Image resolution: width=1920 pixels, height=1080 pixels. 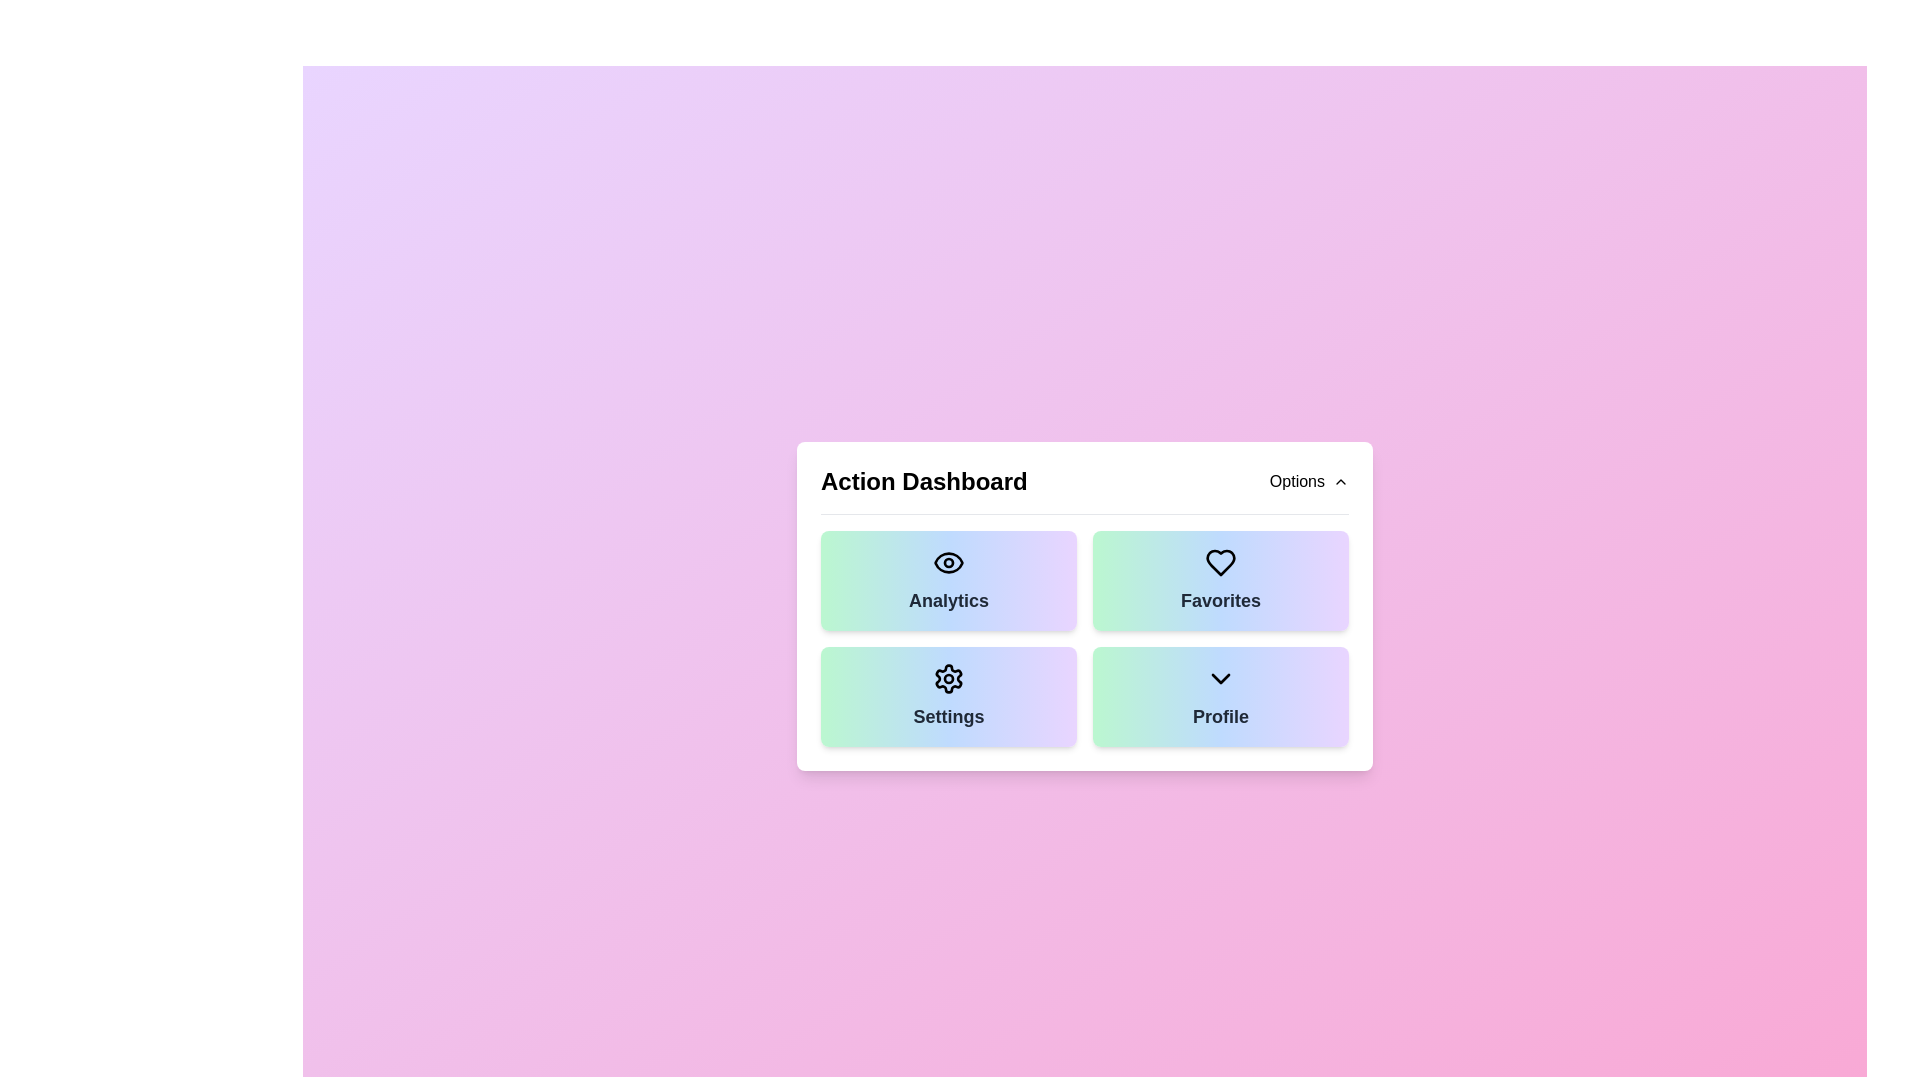 I want to click on the chevron-down icon located at the top-center of the 'Profile' button, so click(x=1219, y=677).